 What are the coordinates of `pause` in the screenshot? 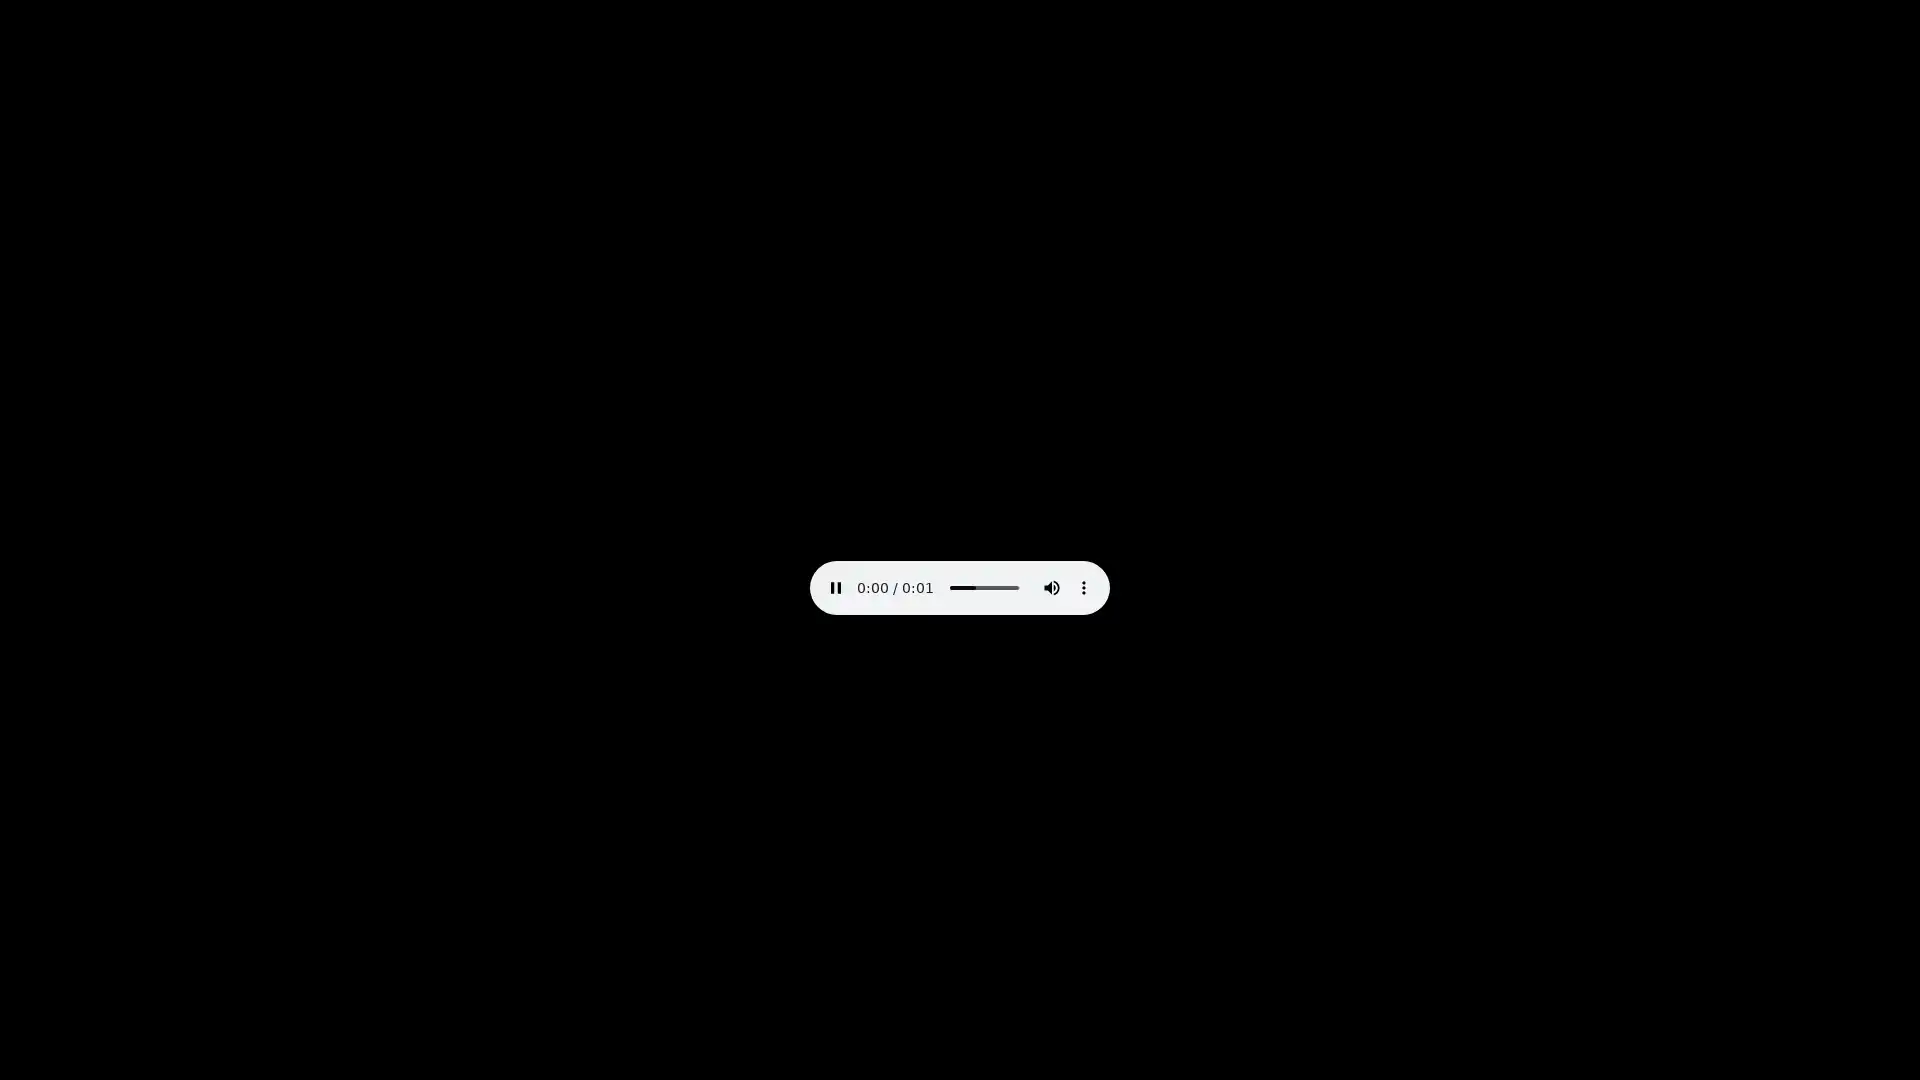 It's located at (835, 586).